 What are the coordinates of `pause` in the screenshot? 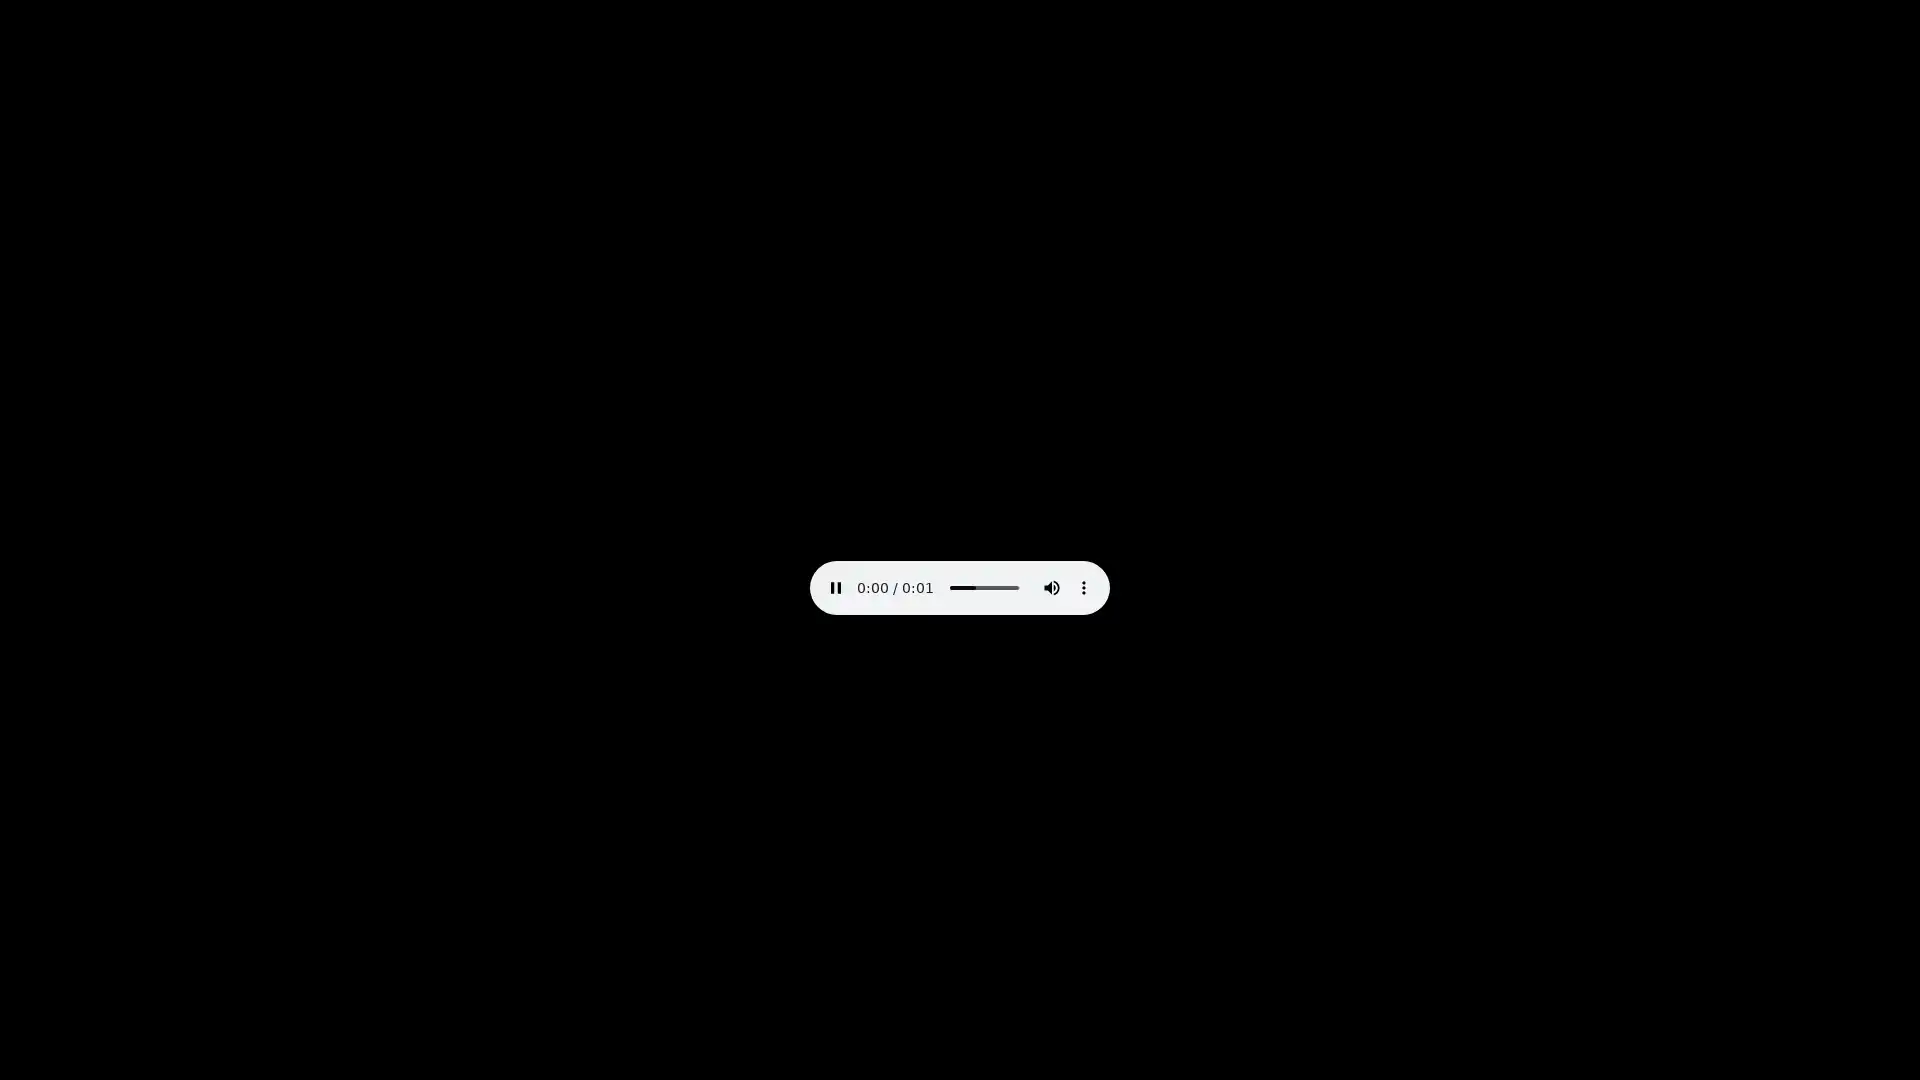 It's located at (835, 586).